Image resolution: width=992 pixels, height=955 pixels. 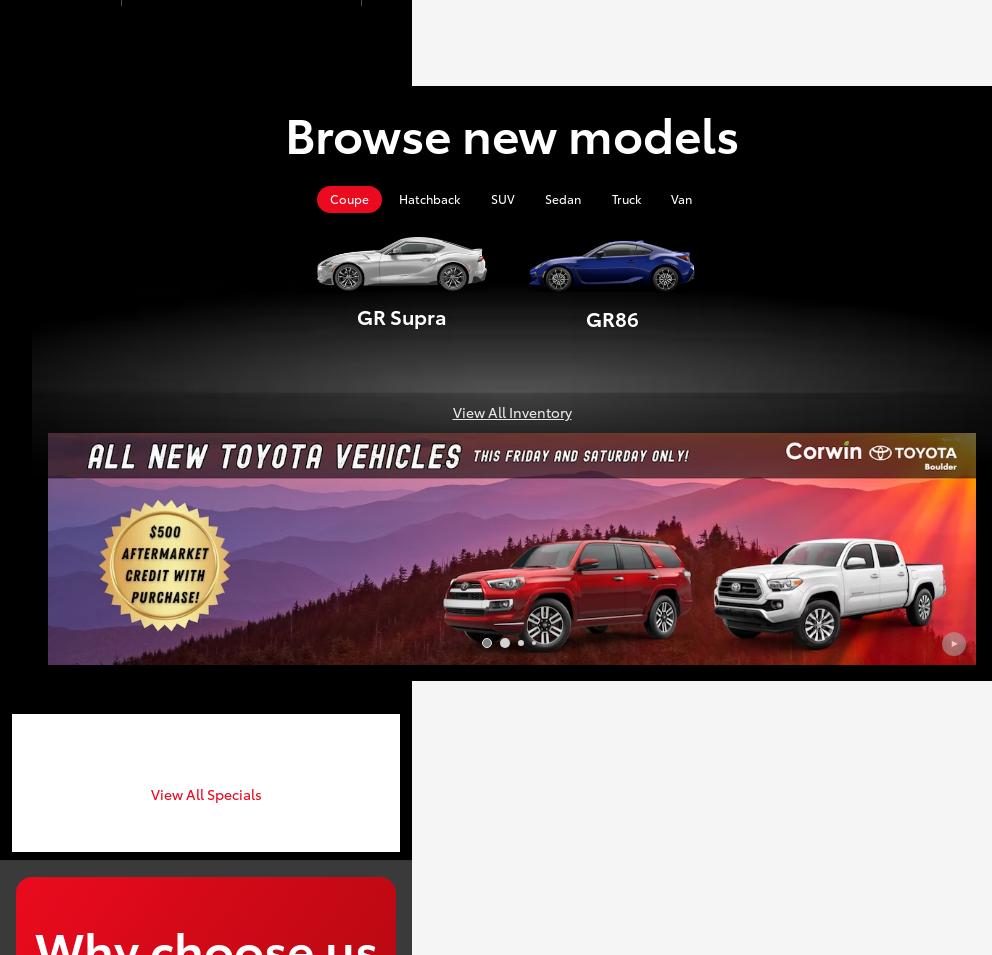 I want to click on 'Hatchback', so click(x=398, y=198).